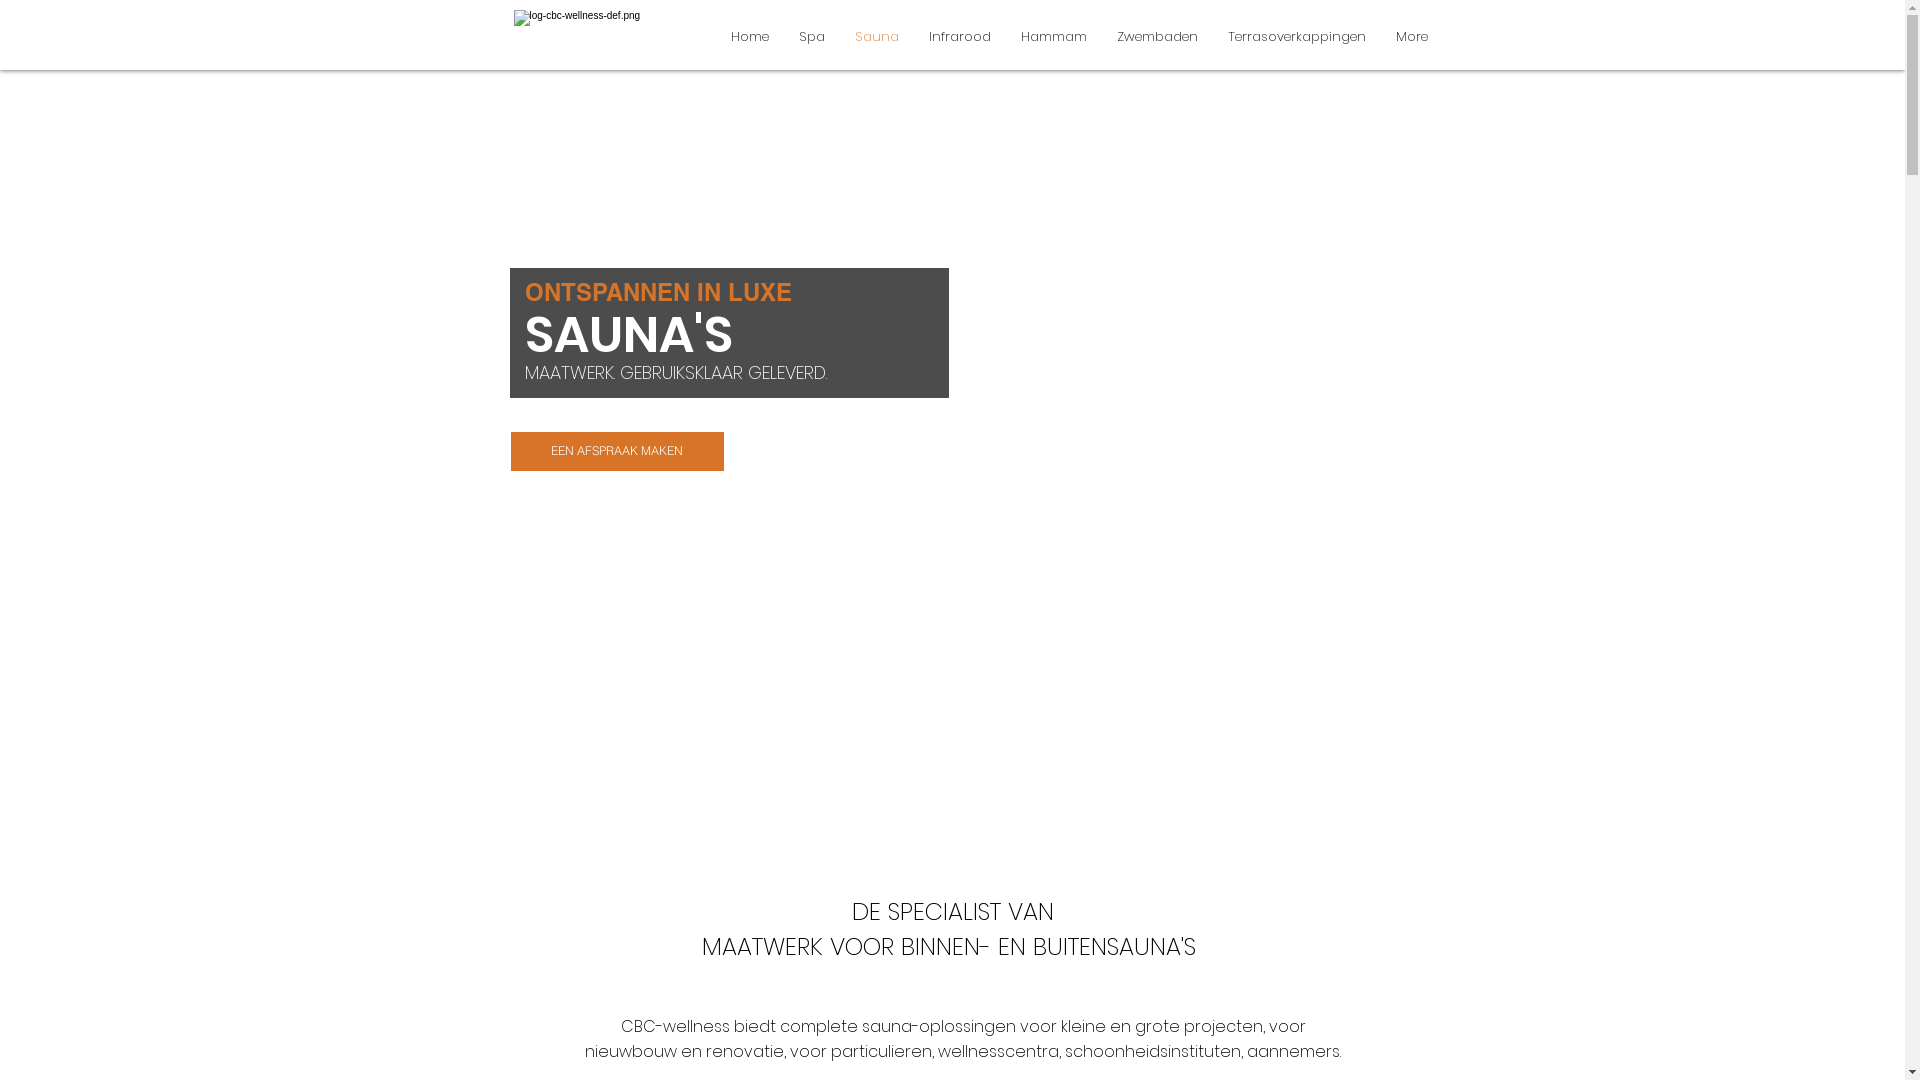  I want to click on 'Spa', so click(811, 36).